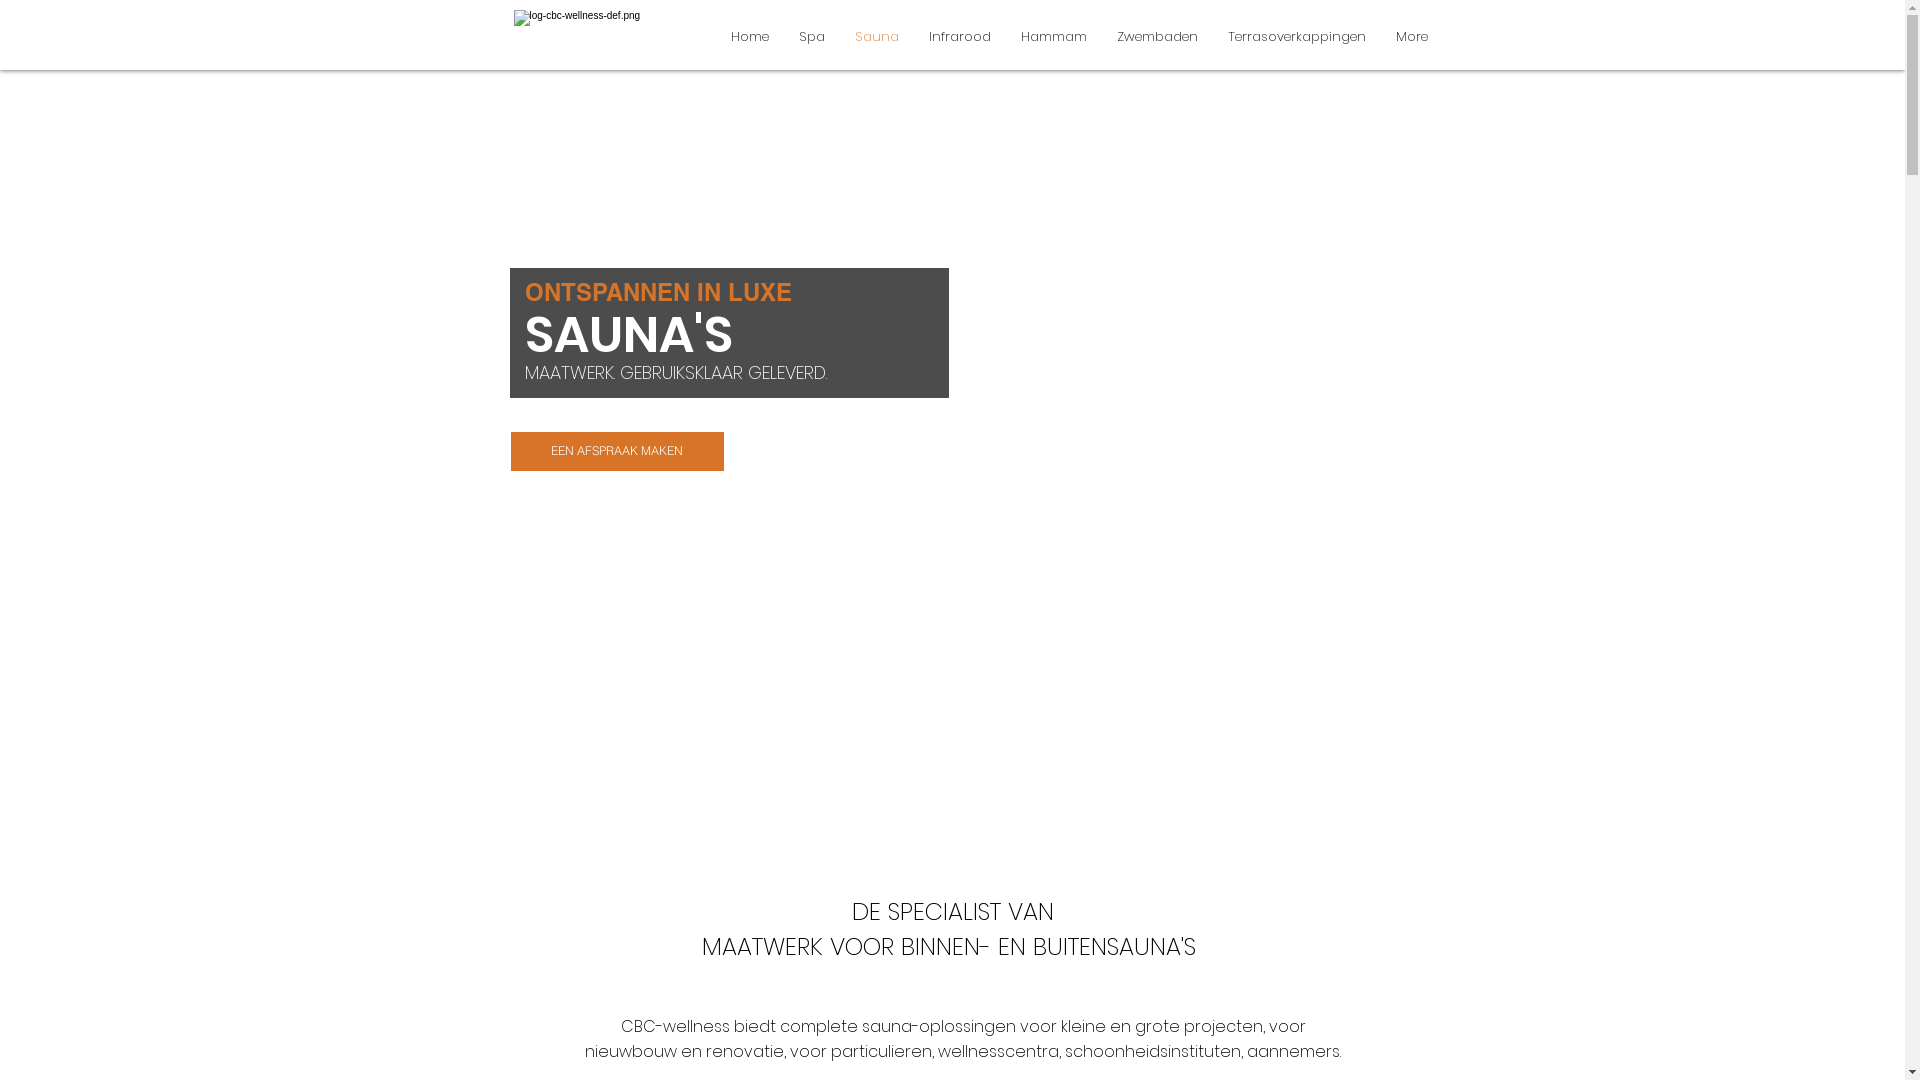  I want to click on 'Spa', so click(811, 36).